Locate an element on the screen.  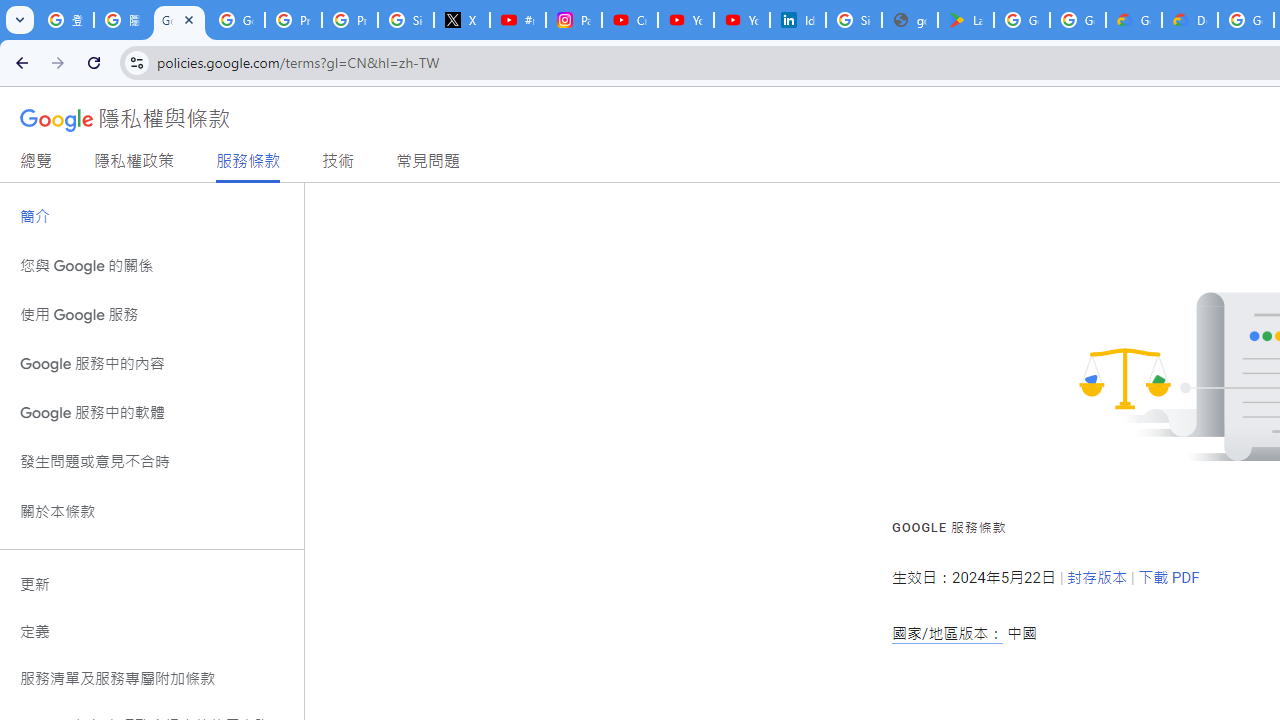
'YouTube Culture & Trends - YouTube Top 10, 2021' is located at coordinates (741, 20).